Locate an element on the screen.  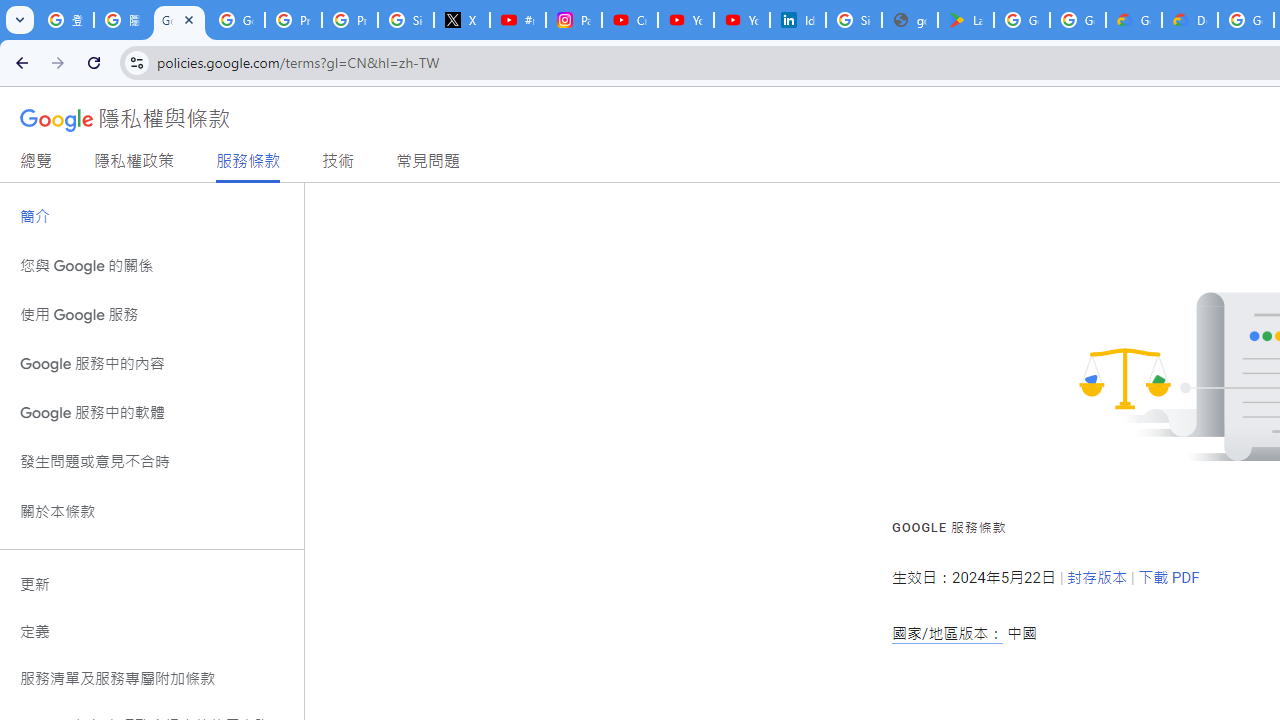
'YouTube Culture & Trends - YouTube Top 10, 2021' is located at coordinates (741, 20).